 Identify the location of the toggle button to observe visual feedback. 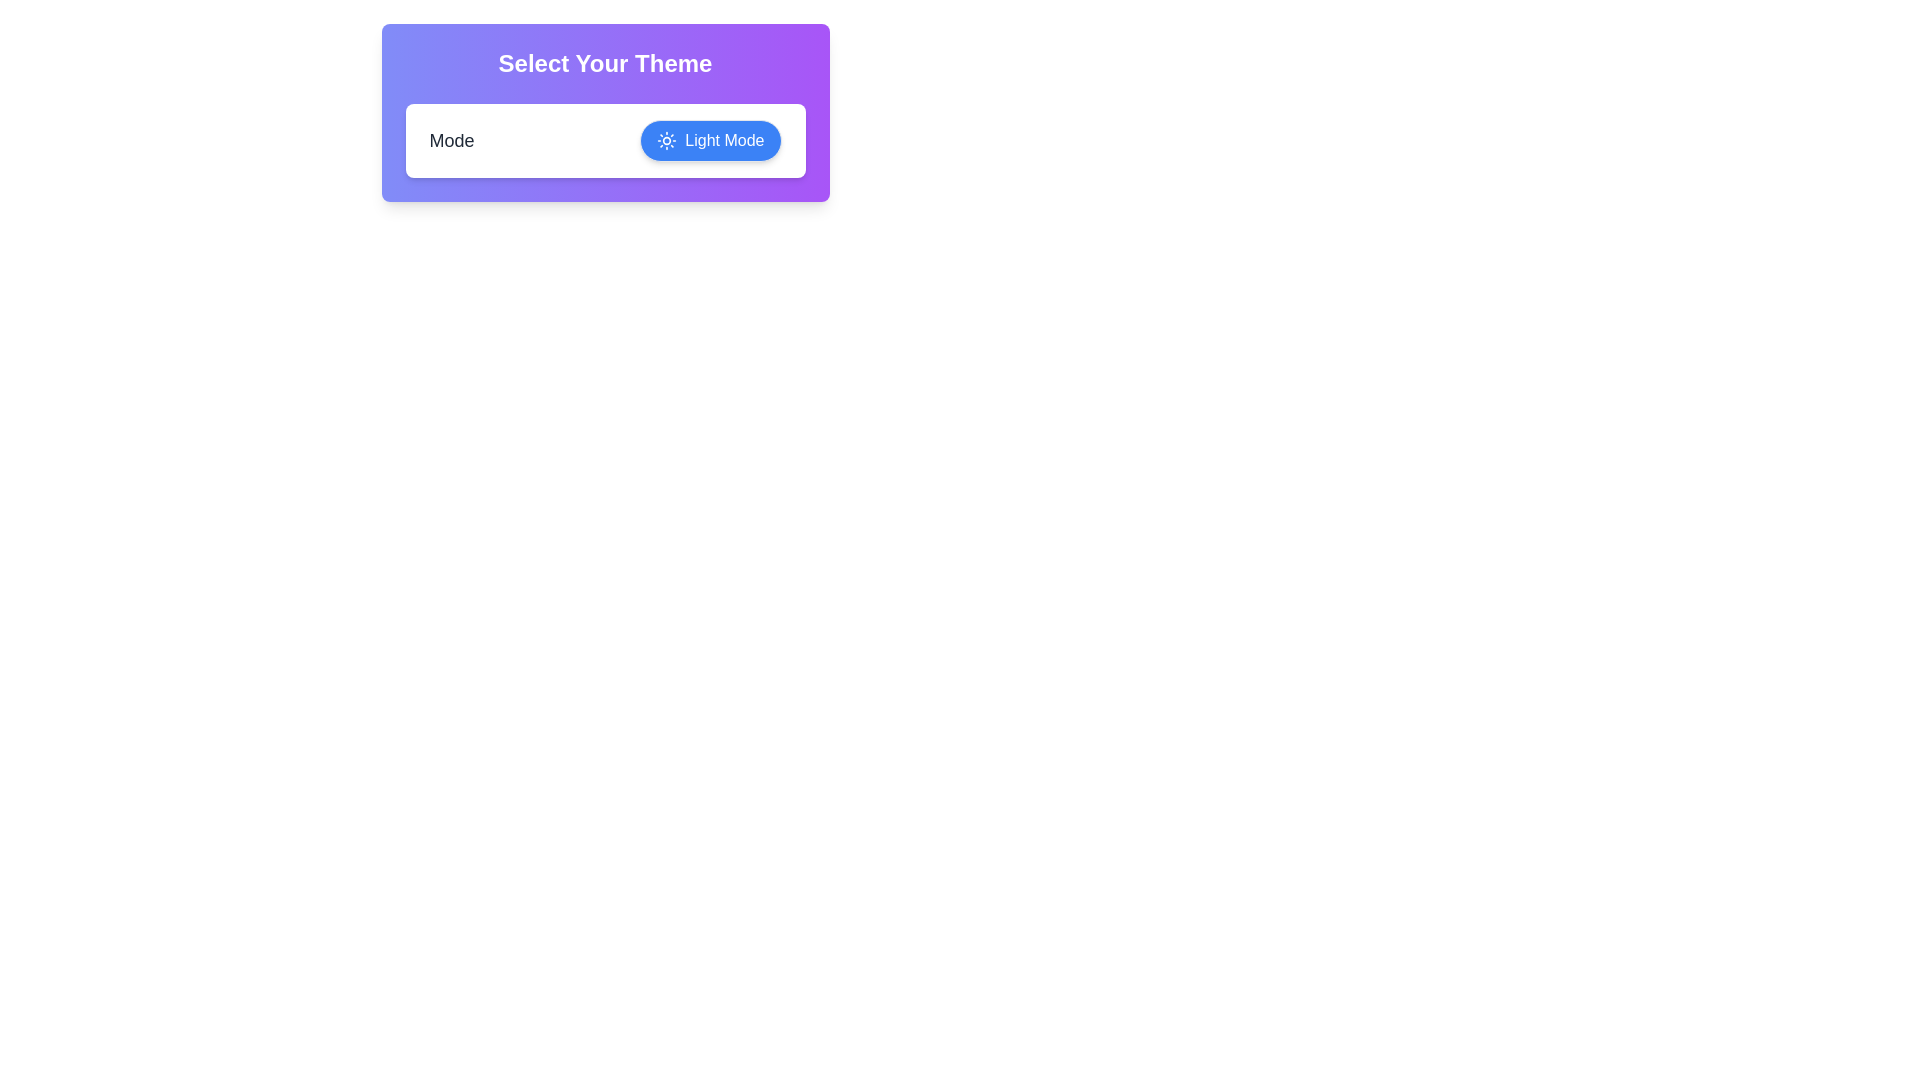
(710, 140).